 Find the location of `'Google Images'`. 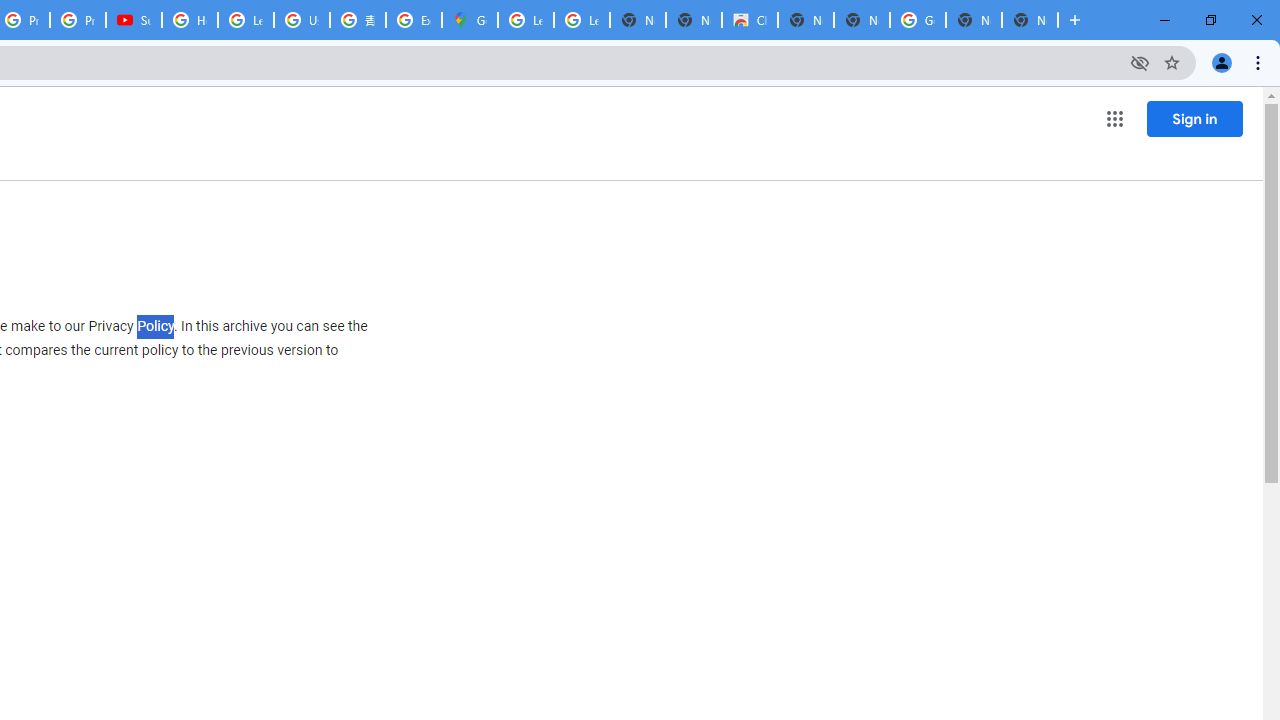

'Google Images' is located at coordinates (916, 20).